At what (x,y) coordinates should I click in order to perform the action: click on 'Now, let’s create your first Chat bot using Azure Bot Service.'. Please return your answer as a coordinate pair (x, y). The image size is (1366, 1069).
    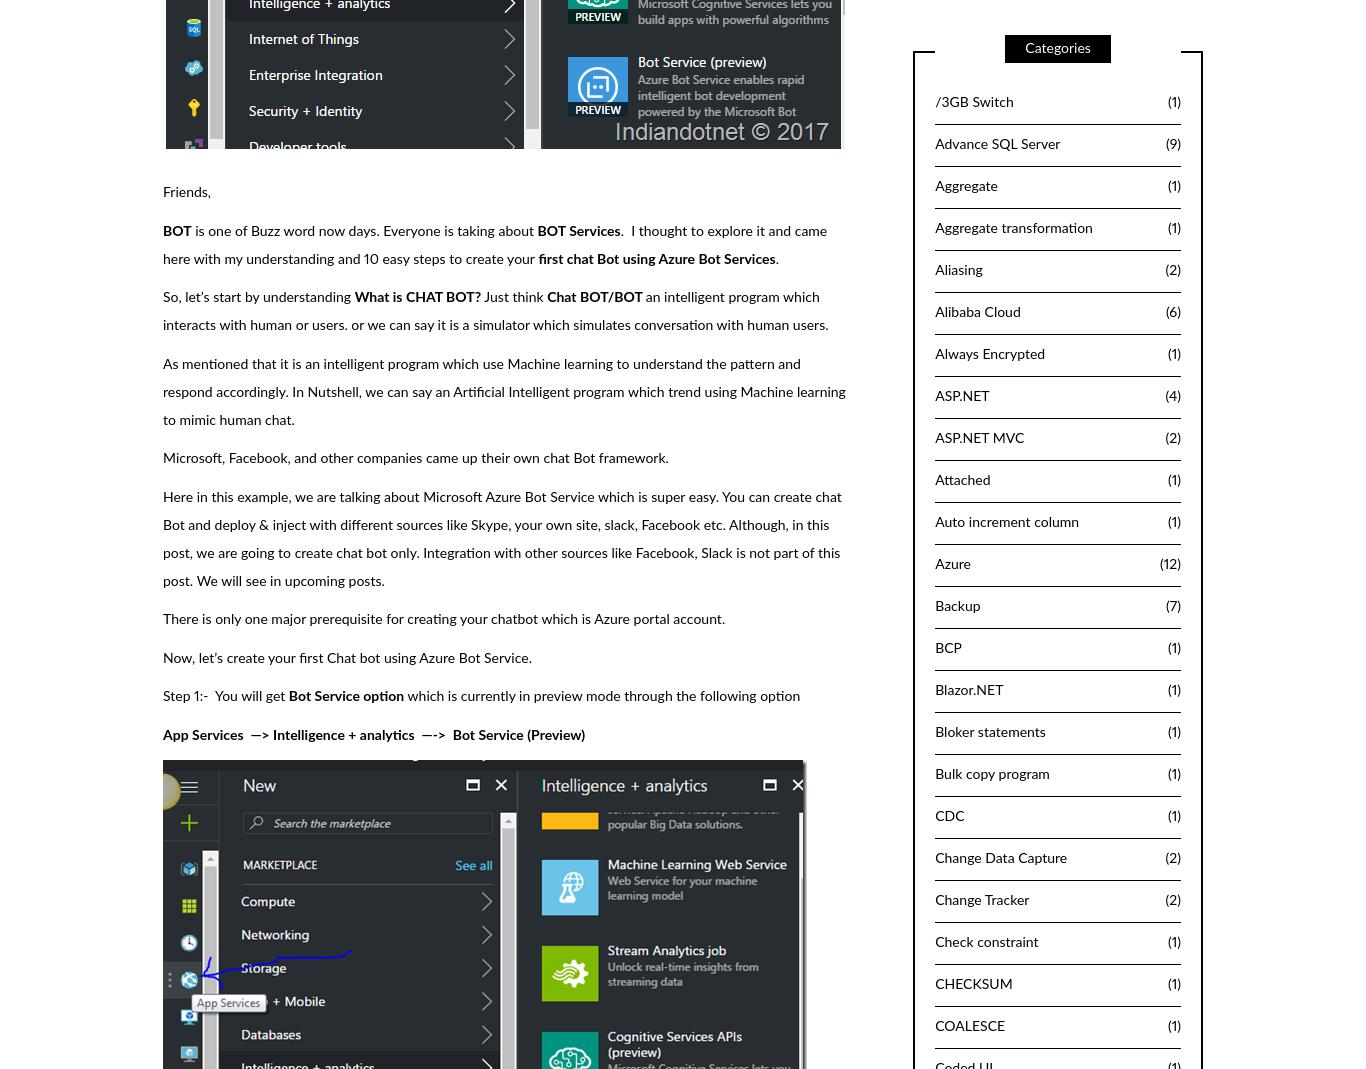
    Looking at the image, I should click on (161, 656).